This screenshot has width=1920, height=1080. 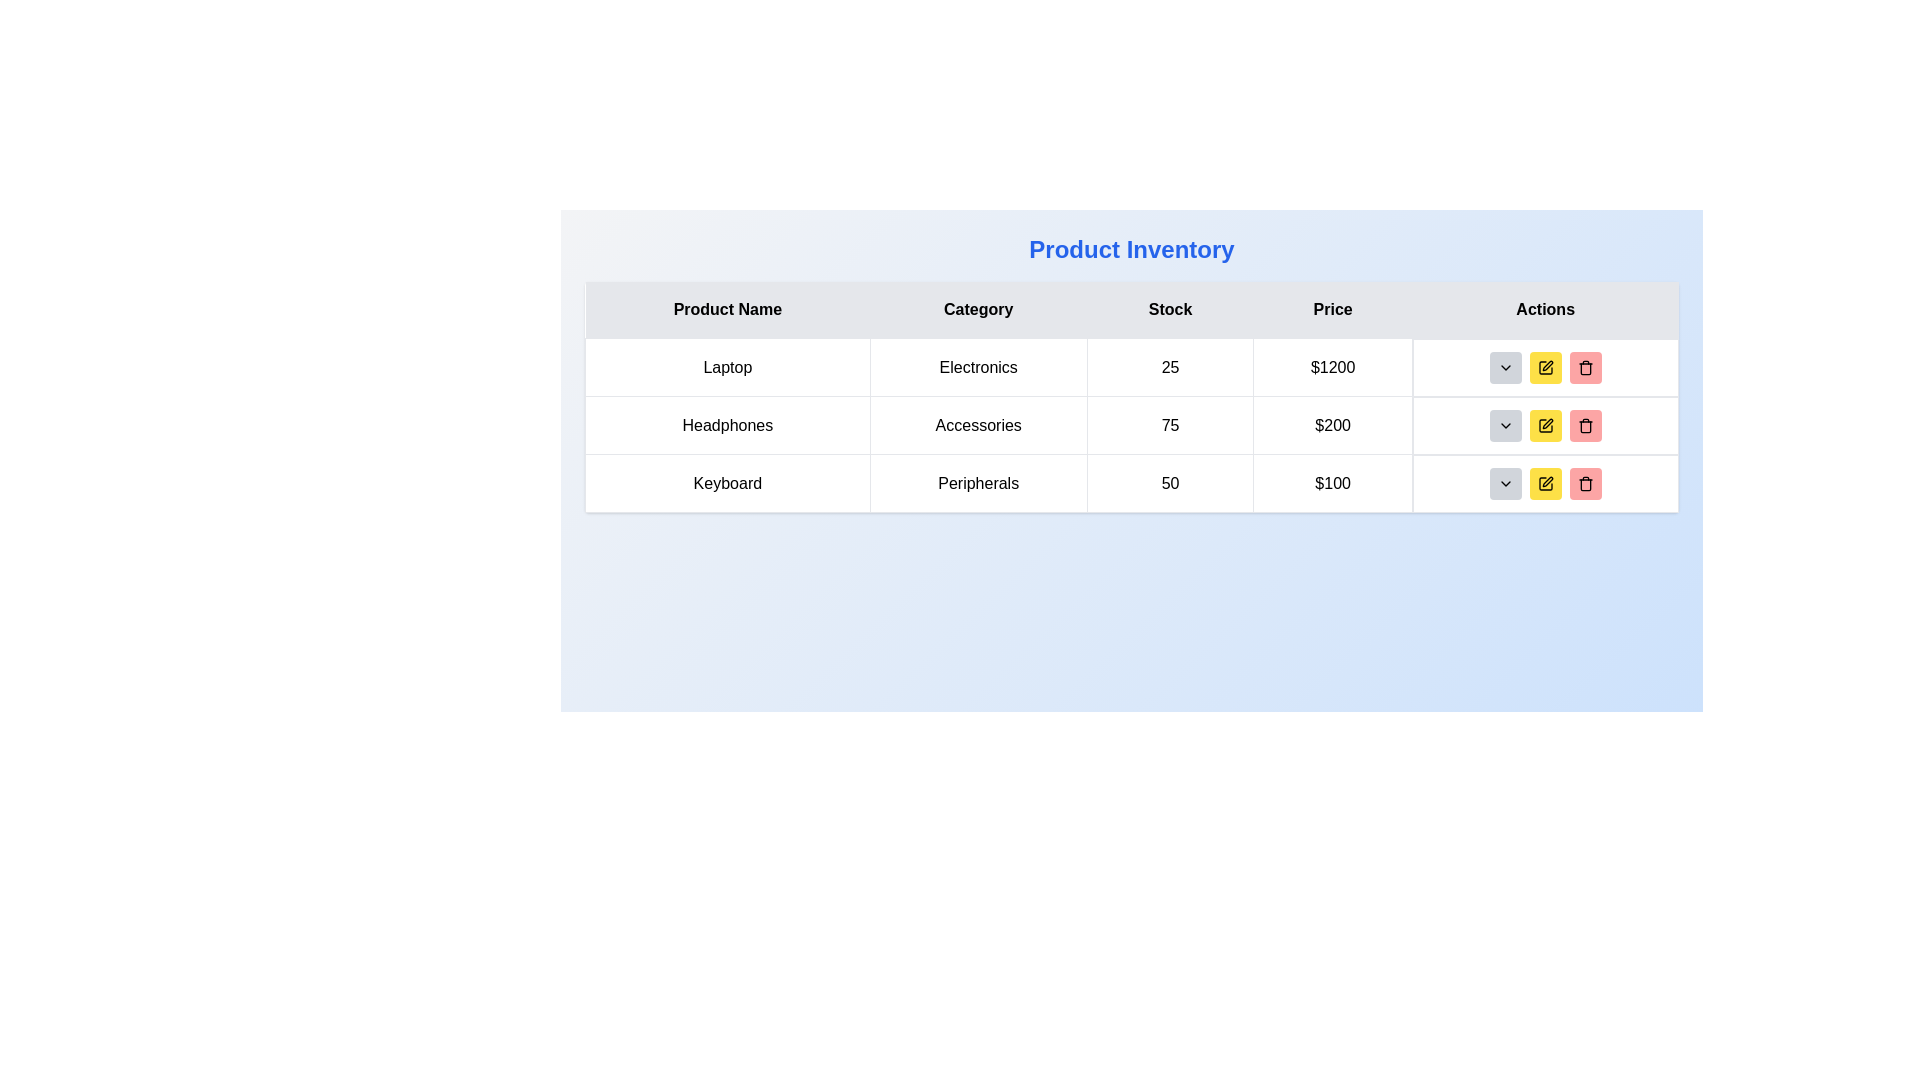 What do you see at coordinates (1546, 365) in the screenshot?
I see `the pen-like icon with a stroke style in the 'Actions' column of the last row of the table` at bounding box center [1546, 365].